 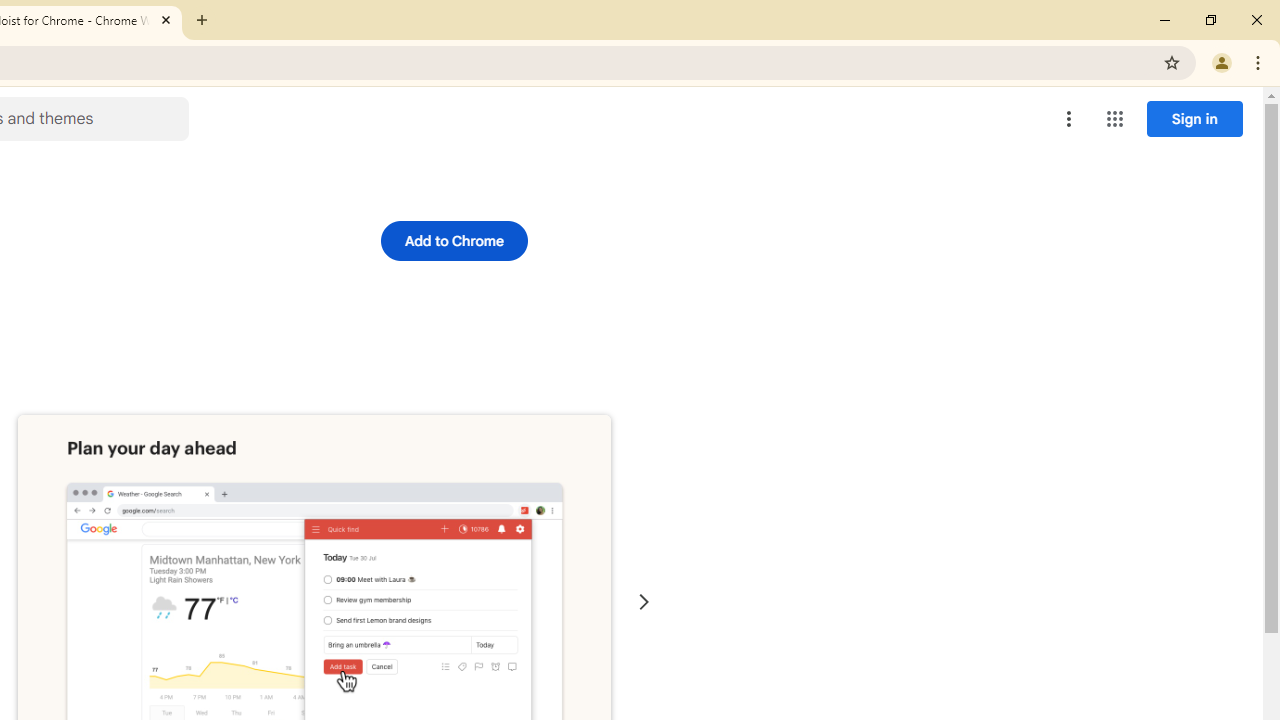 I want to click on 'More options menu', so click(x=1068, y=119).